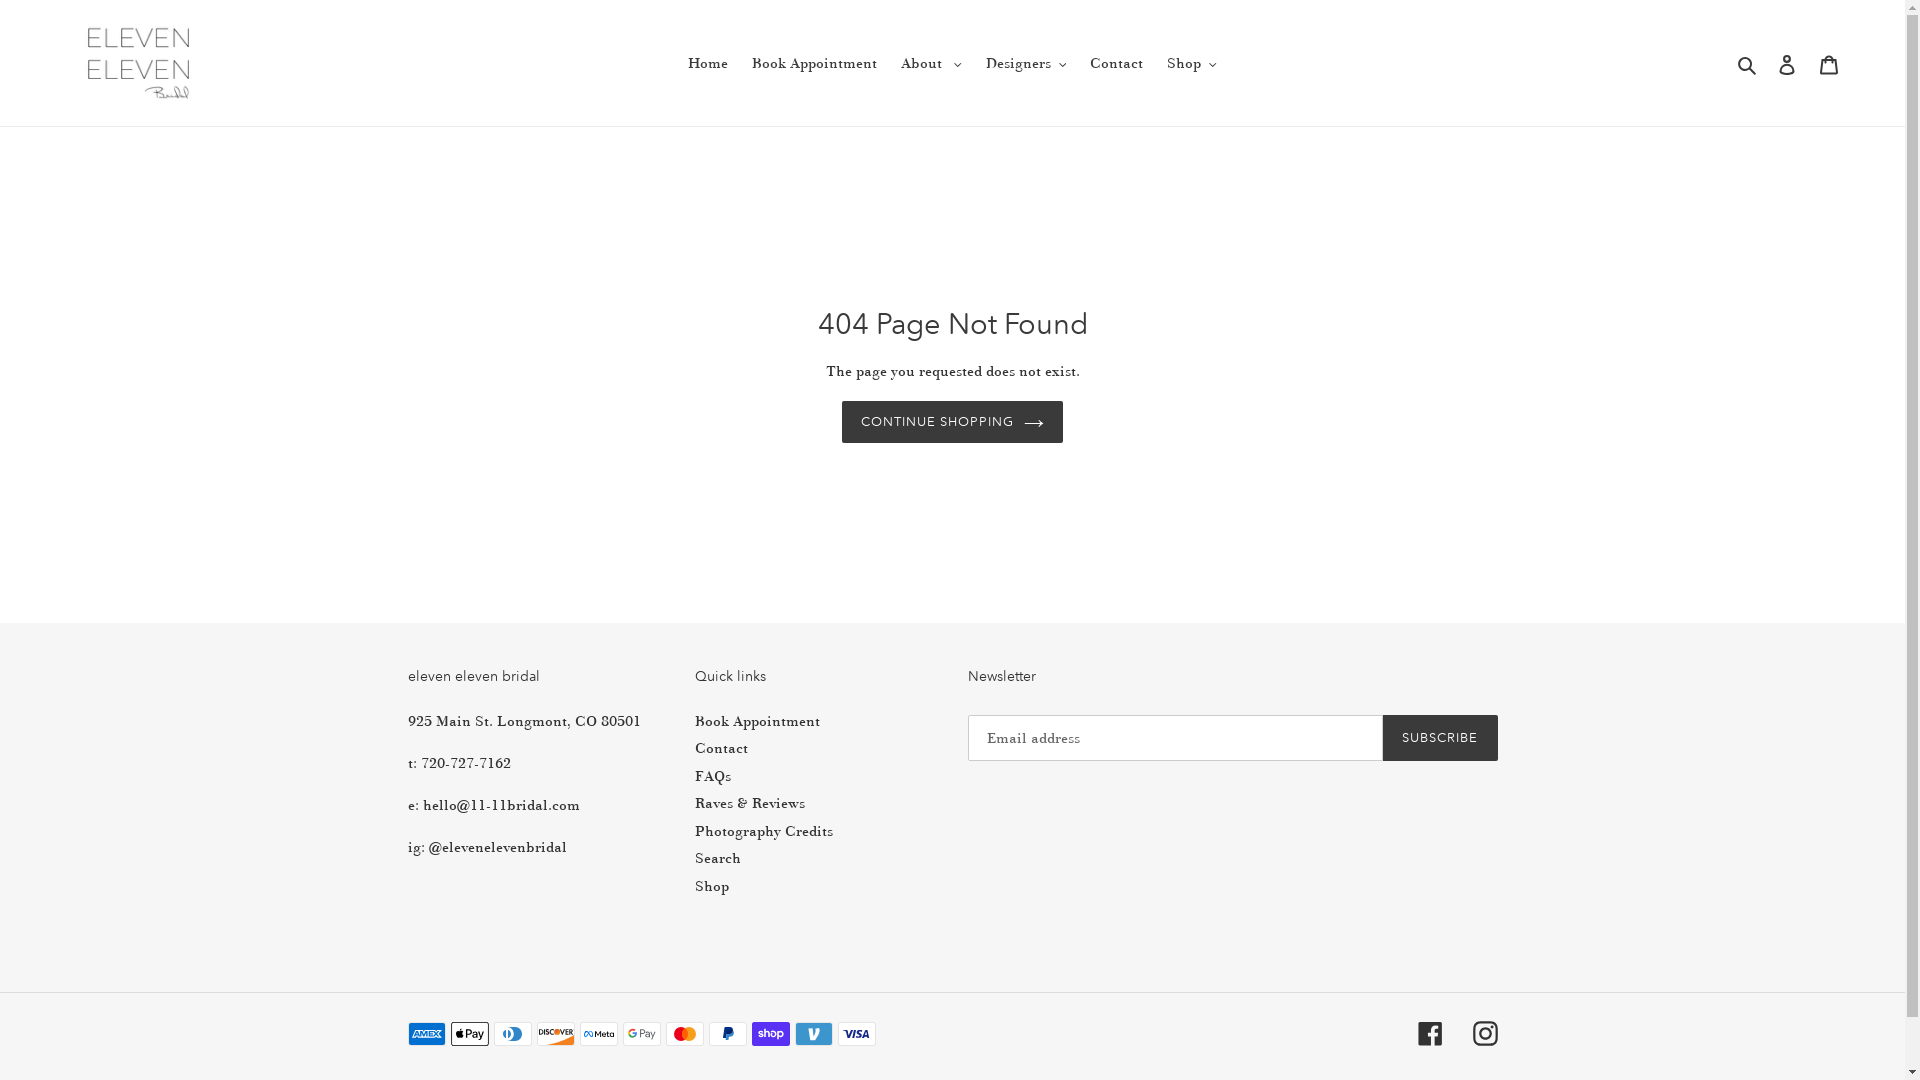 The width and height of the screenshot is (1920, 1080). What do you see at coordinates (708, 62) in the screenshot?
I see `'Home'` at bounding box center [708, 62].